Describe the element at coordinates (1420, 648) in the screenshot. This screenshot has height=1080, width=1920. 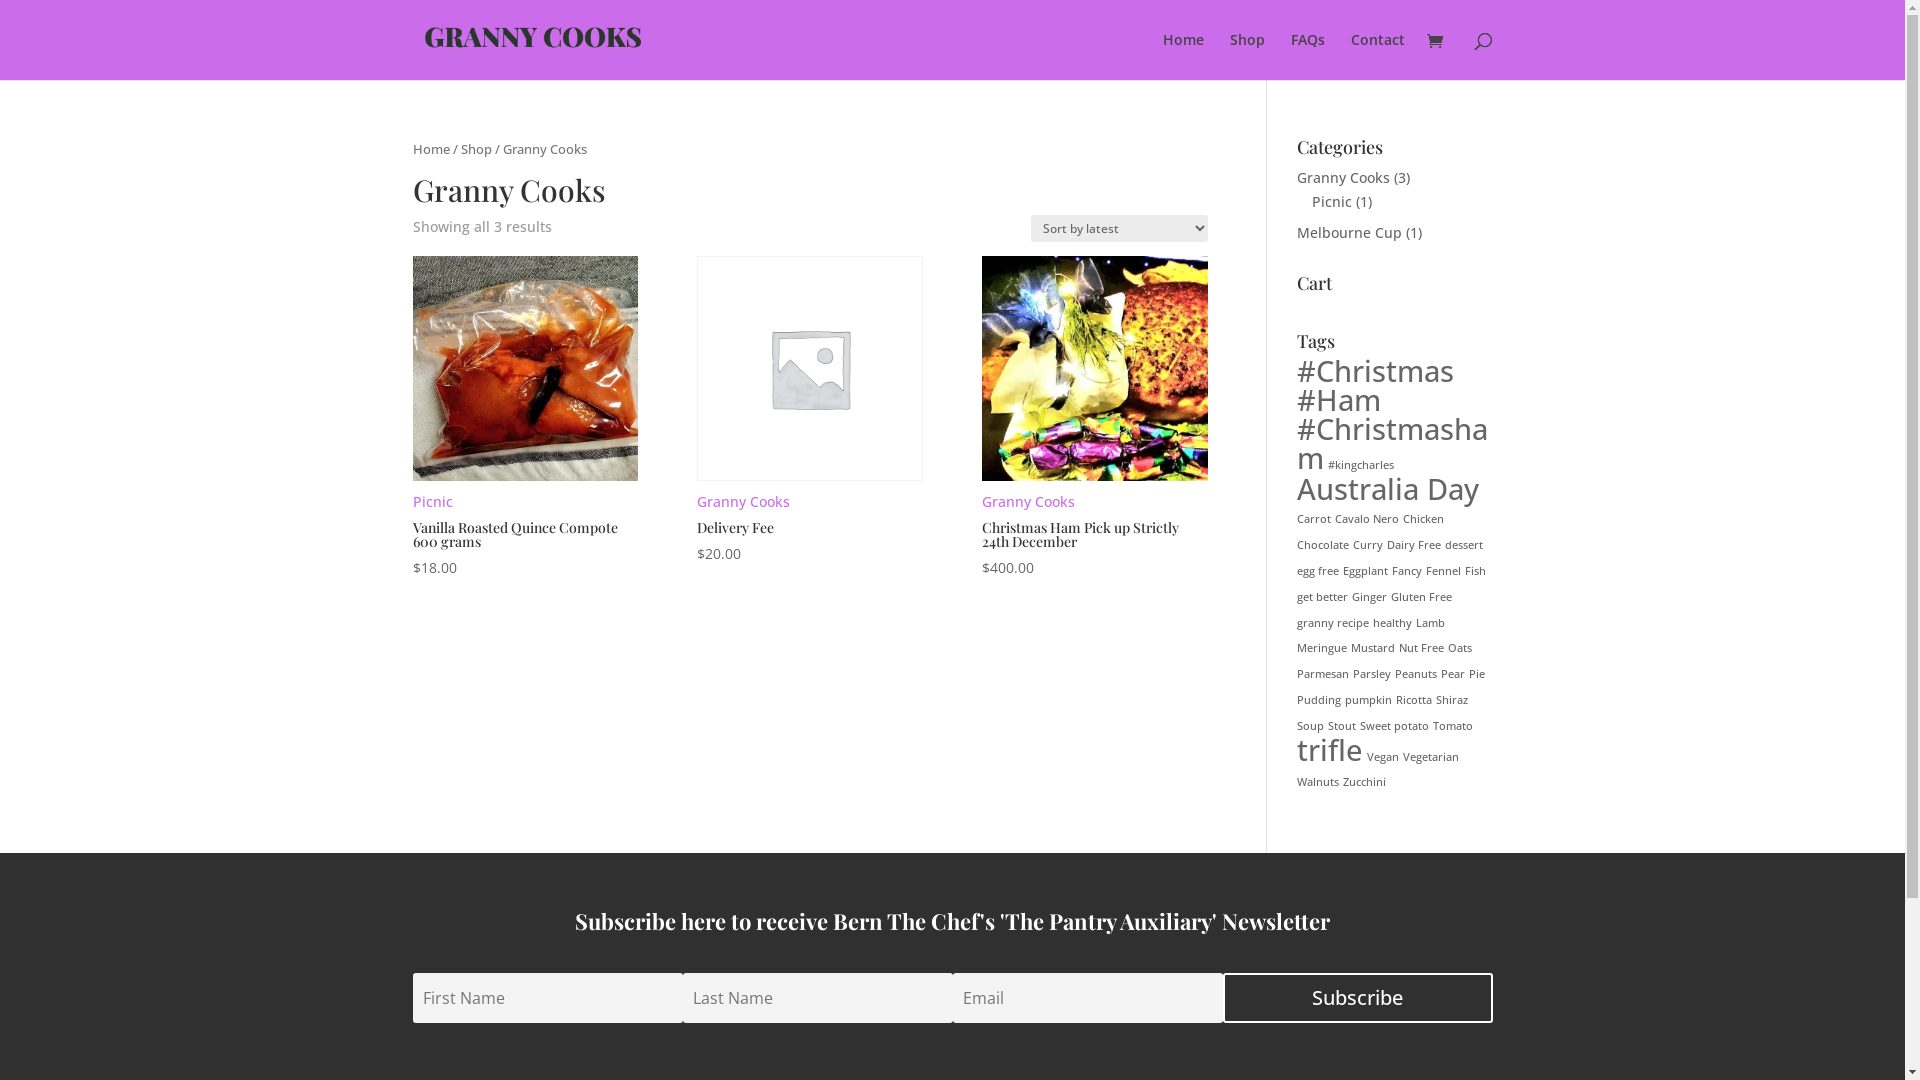
I see `'Nut Free'` at that location.